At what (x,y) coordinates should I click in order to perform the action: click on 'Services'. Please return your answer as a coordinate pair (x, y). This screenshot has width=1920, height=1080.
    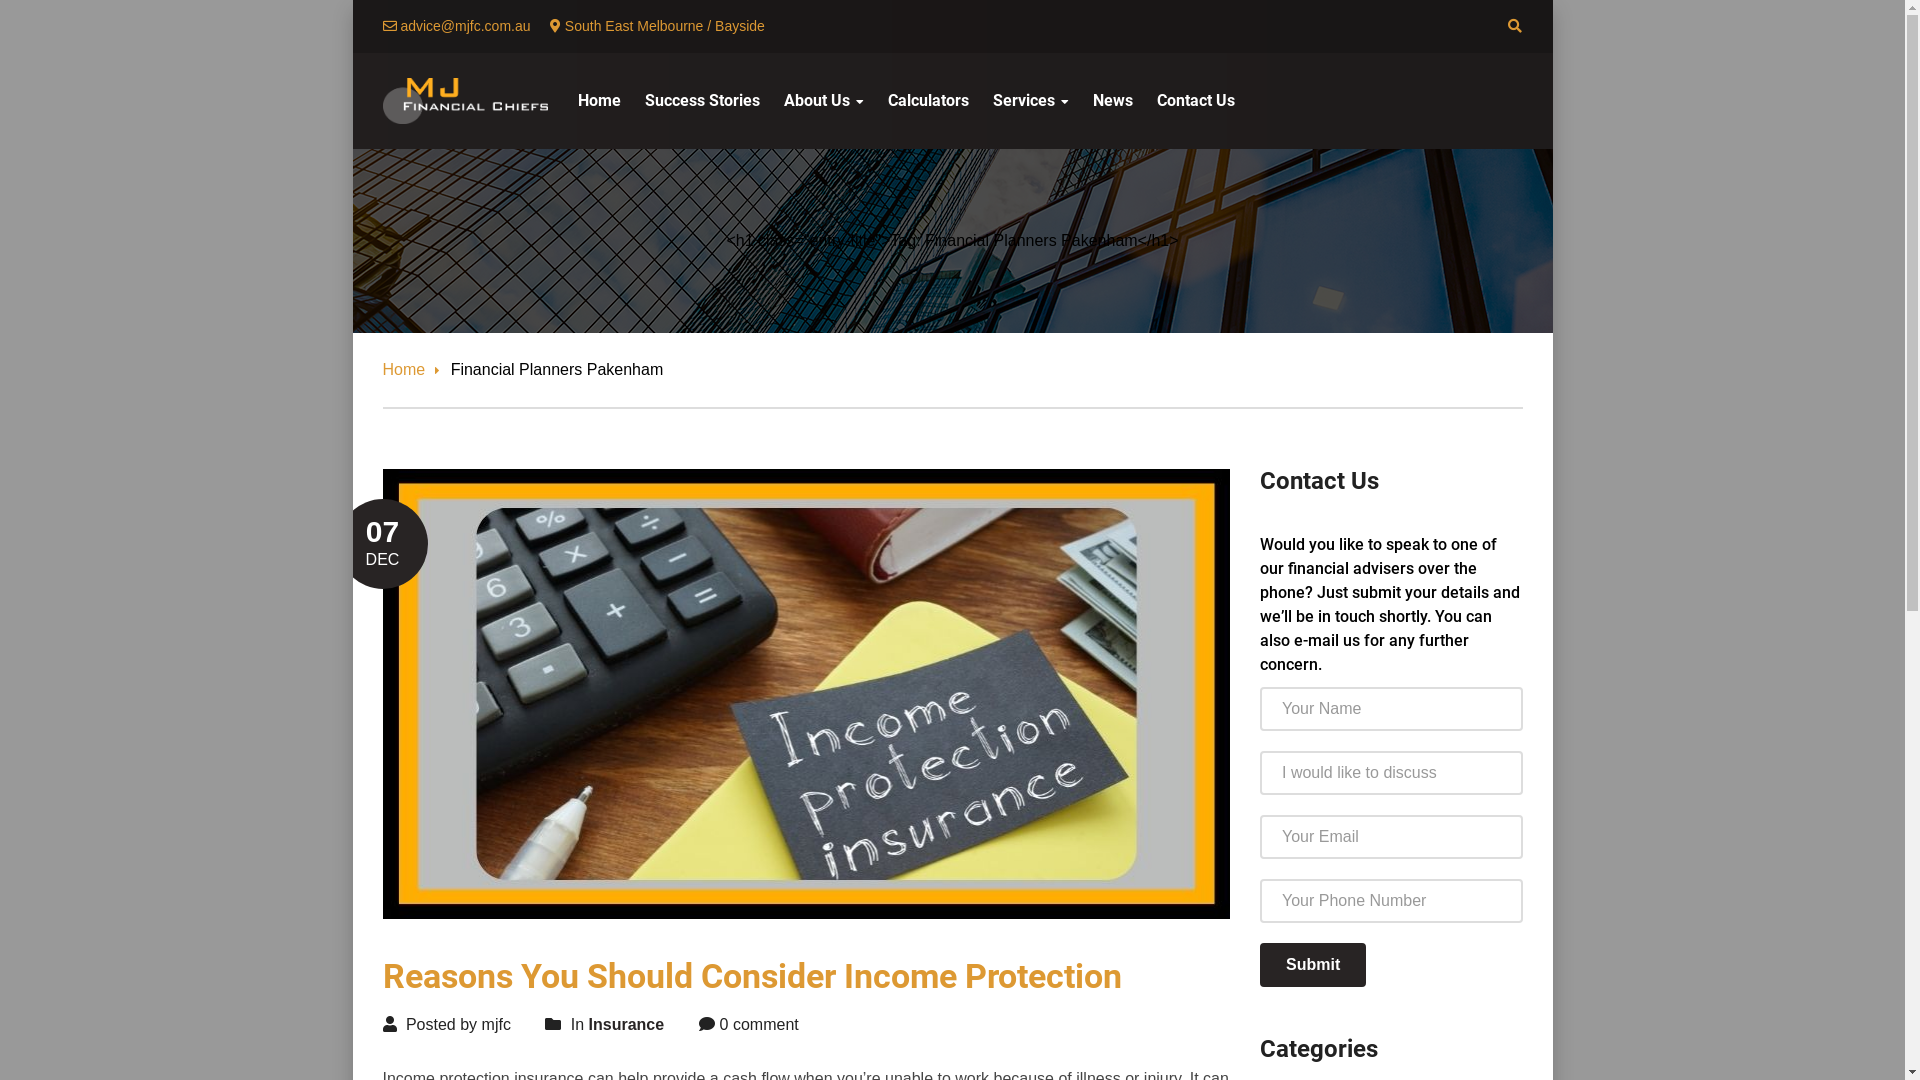
    Looking at the image, I should click on (1030, 100).